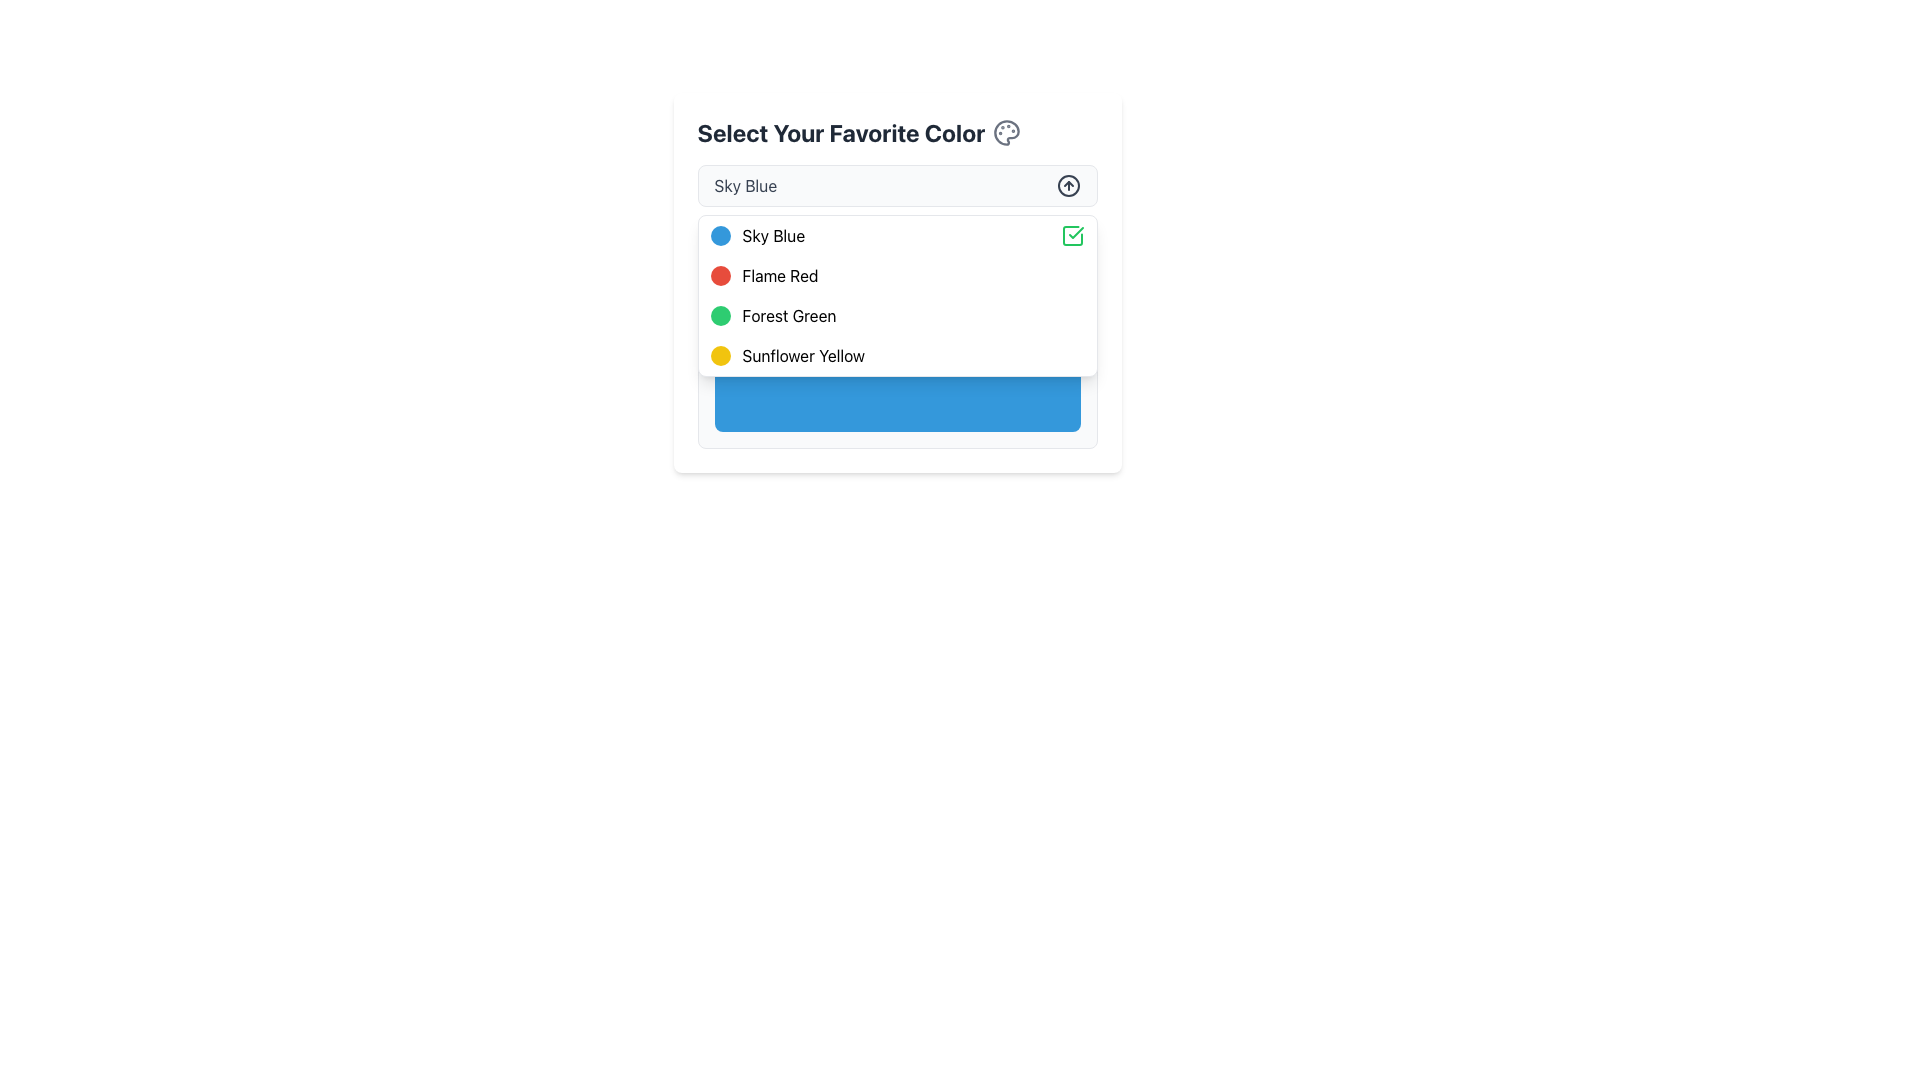 The image size is (1920, 1080). Describe the element at coordinates (1007, 132) in the screenshot. I see `the painter's palette icon located at the top right side of the heading text 'Select Your Favorite Color'` at that location.